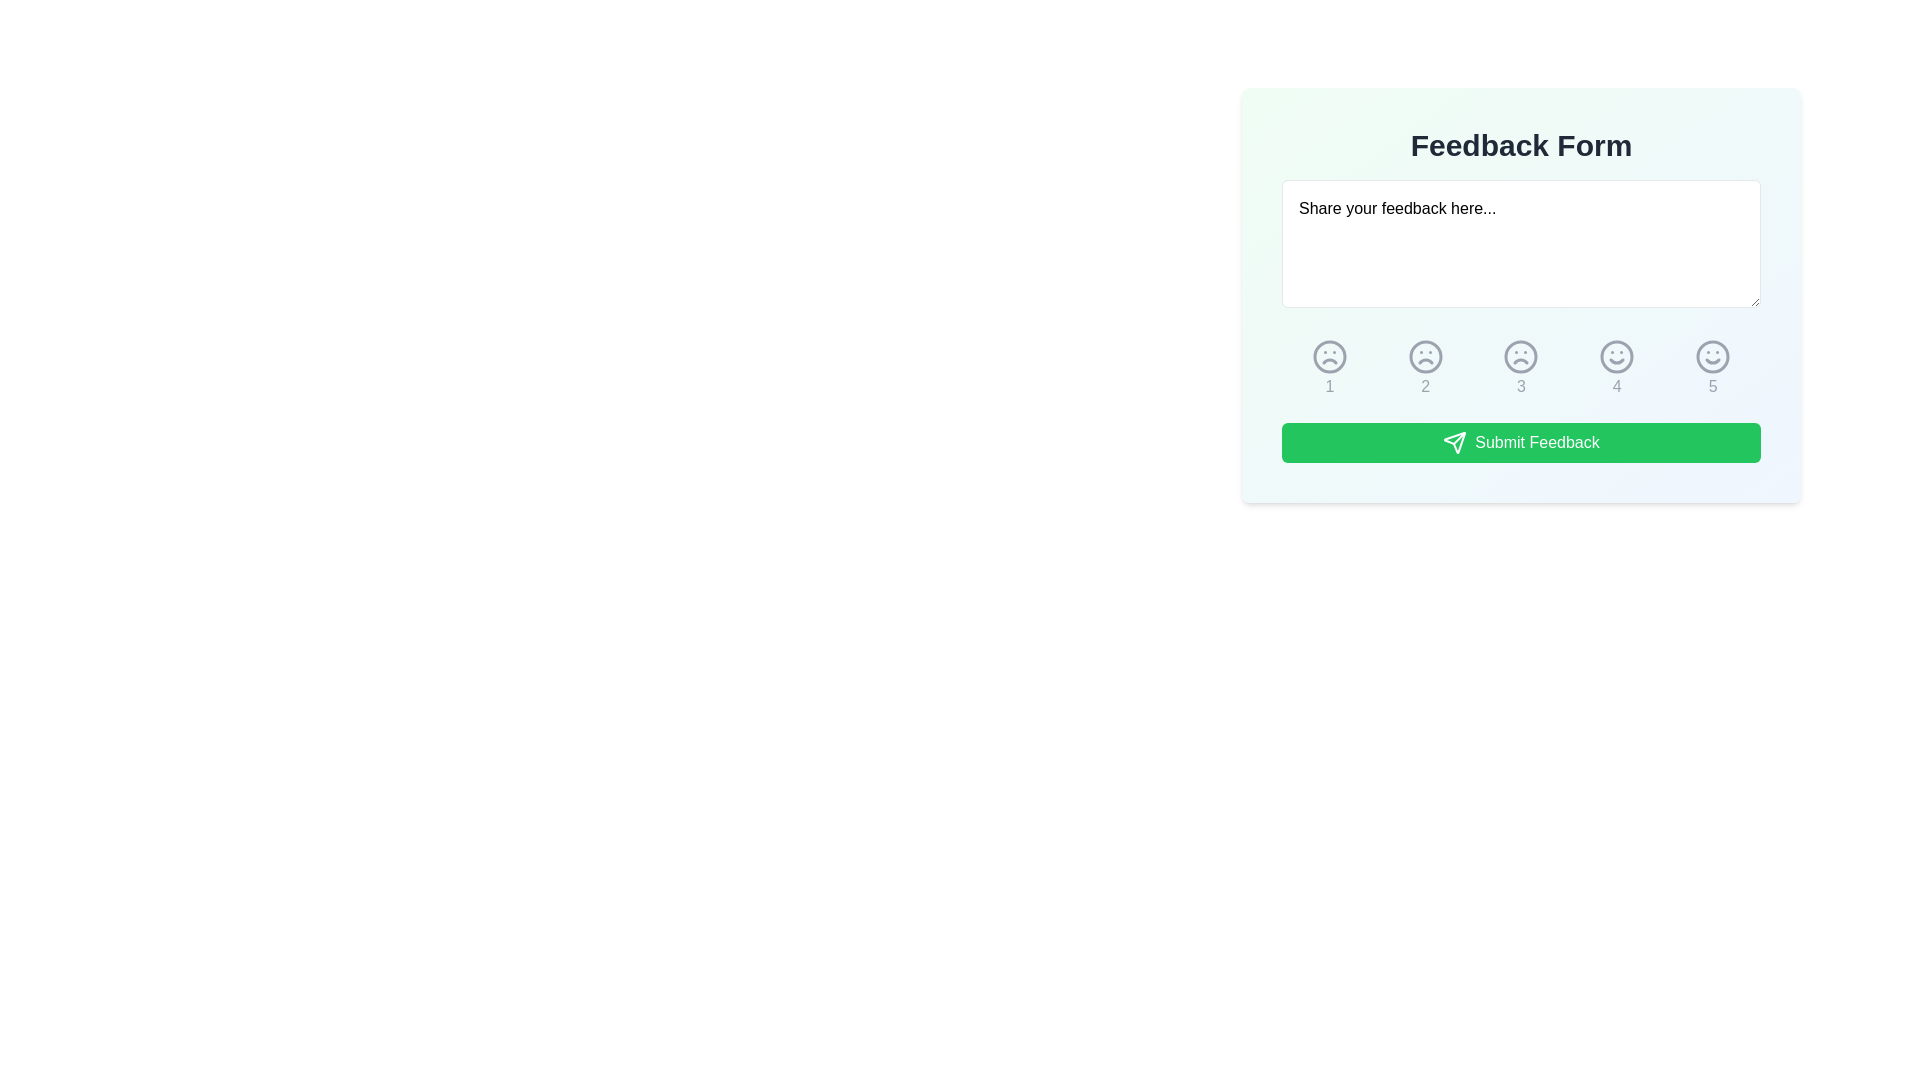 This screenshot has height=1080, width=1920. Describe the element at coordinates (1329, 356) in the screenshot. I see `the first facial expression icon in the feedback form` at that location.